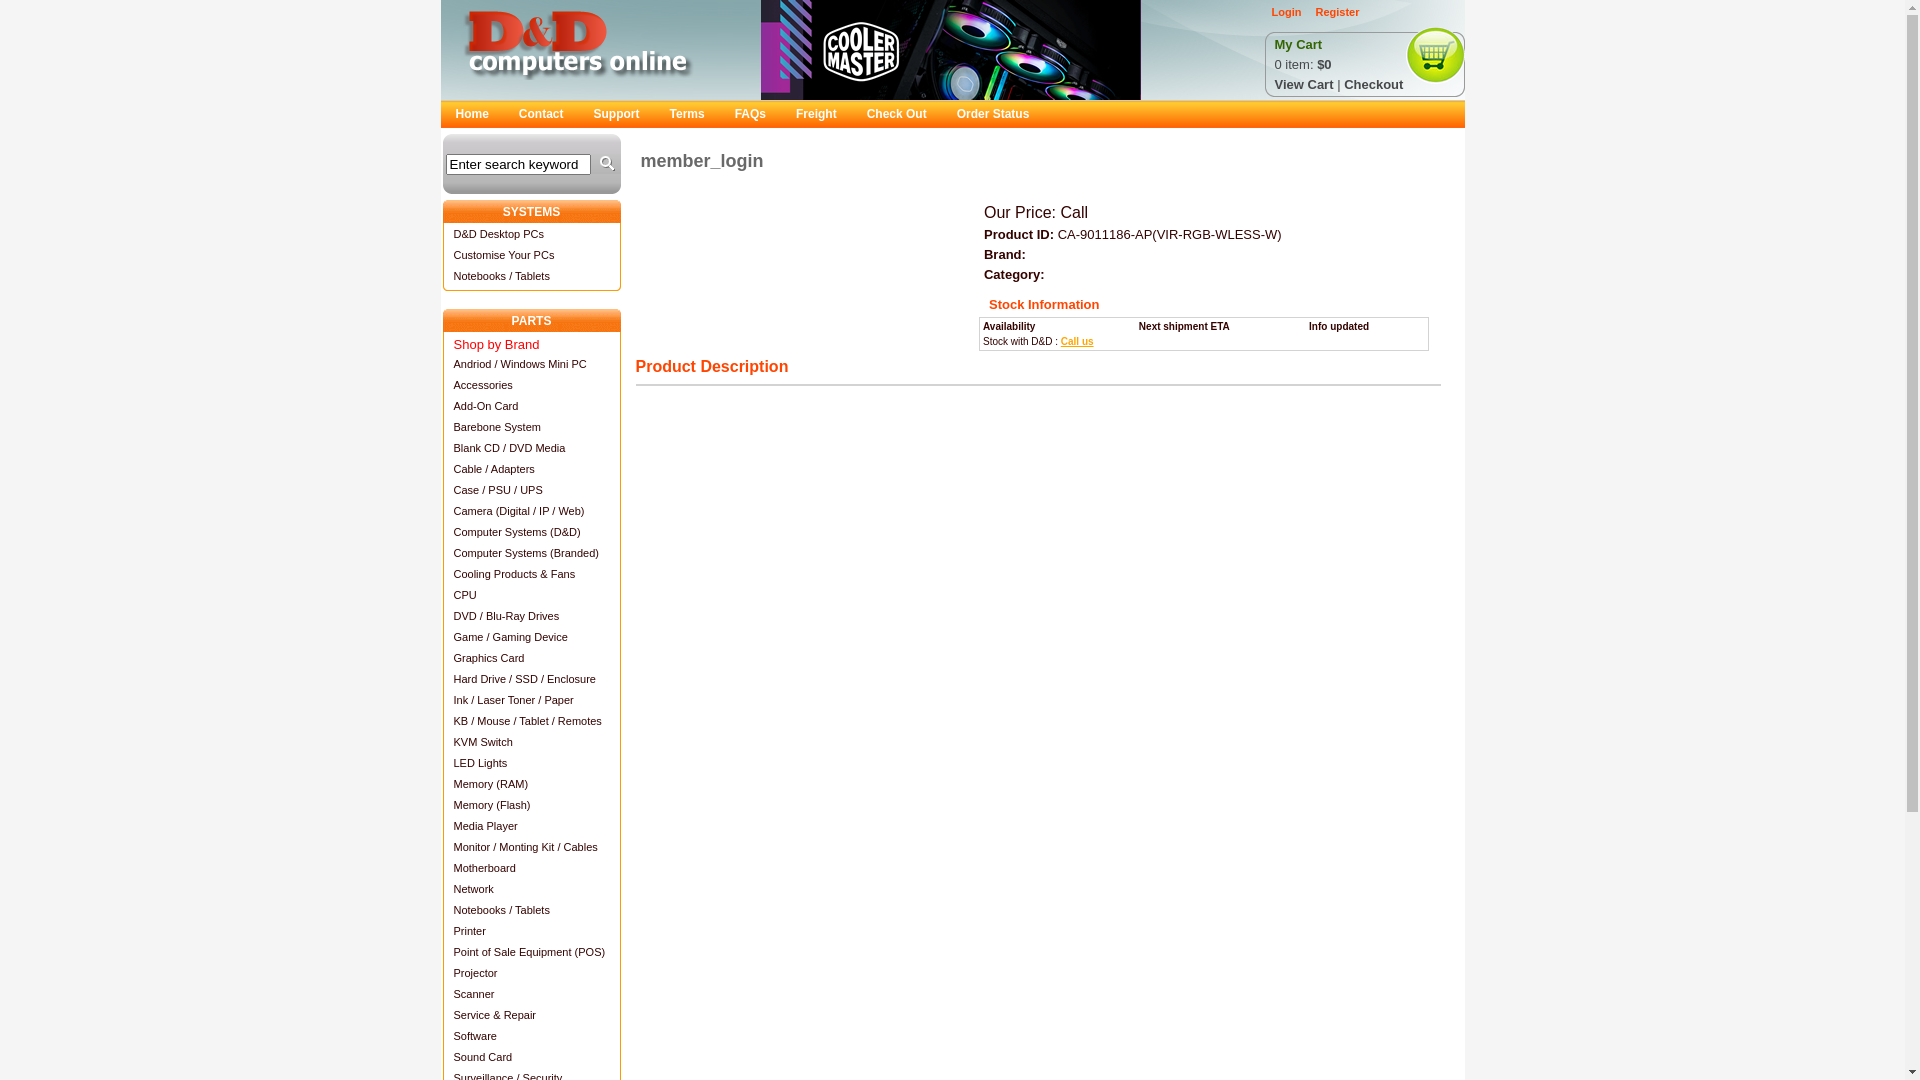 The height and width of the screenshot is (1080, 1920). What do you see at coordinates (531, 1055) in the screenshot?
I see `'Sound Card'` at bounding box center [531, 1055].